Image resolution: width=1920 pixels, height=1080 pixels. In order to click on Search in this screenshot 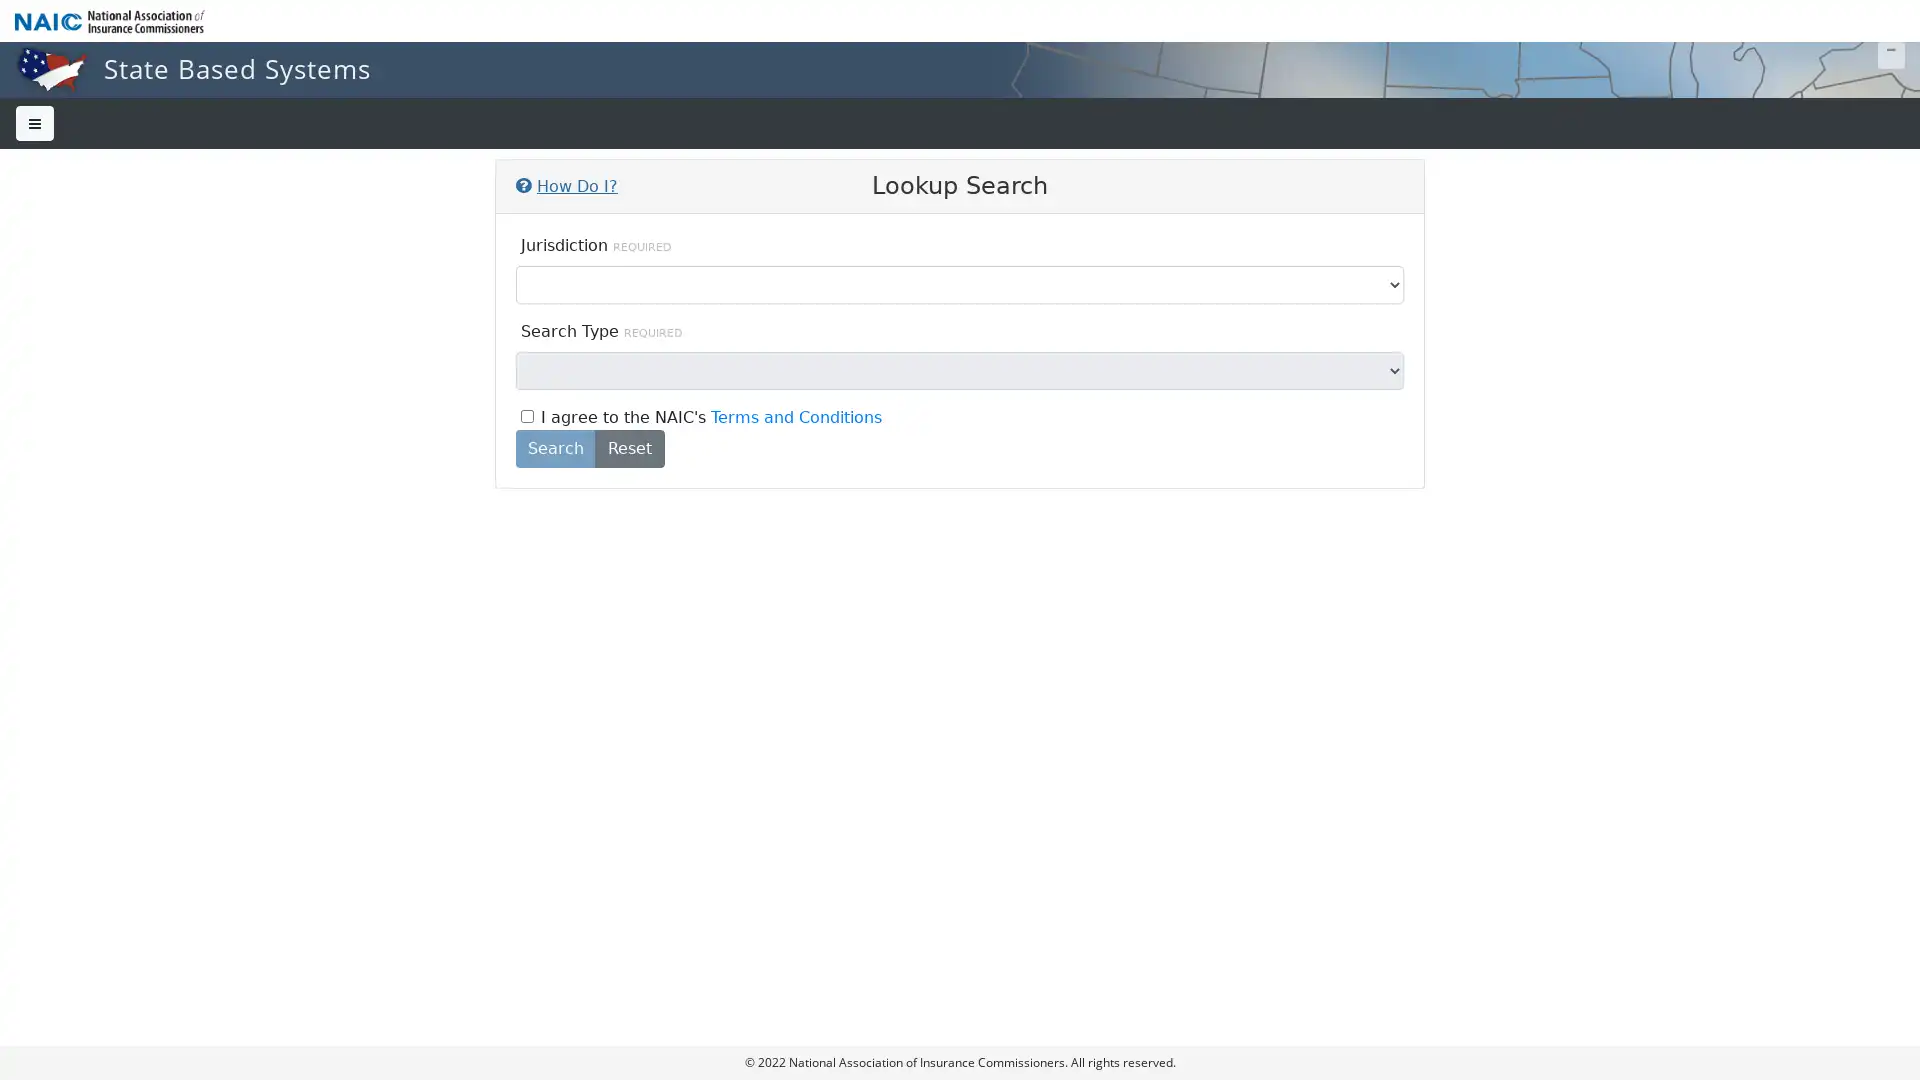, I will do `click(556, 446)`.